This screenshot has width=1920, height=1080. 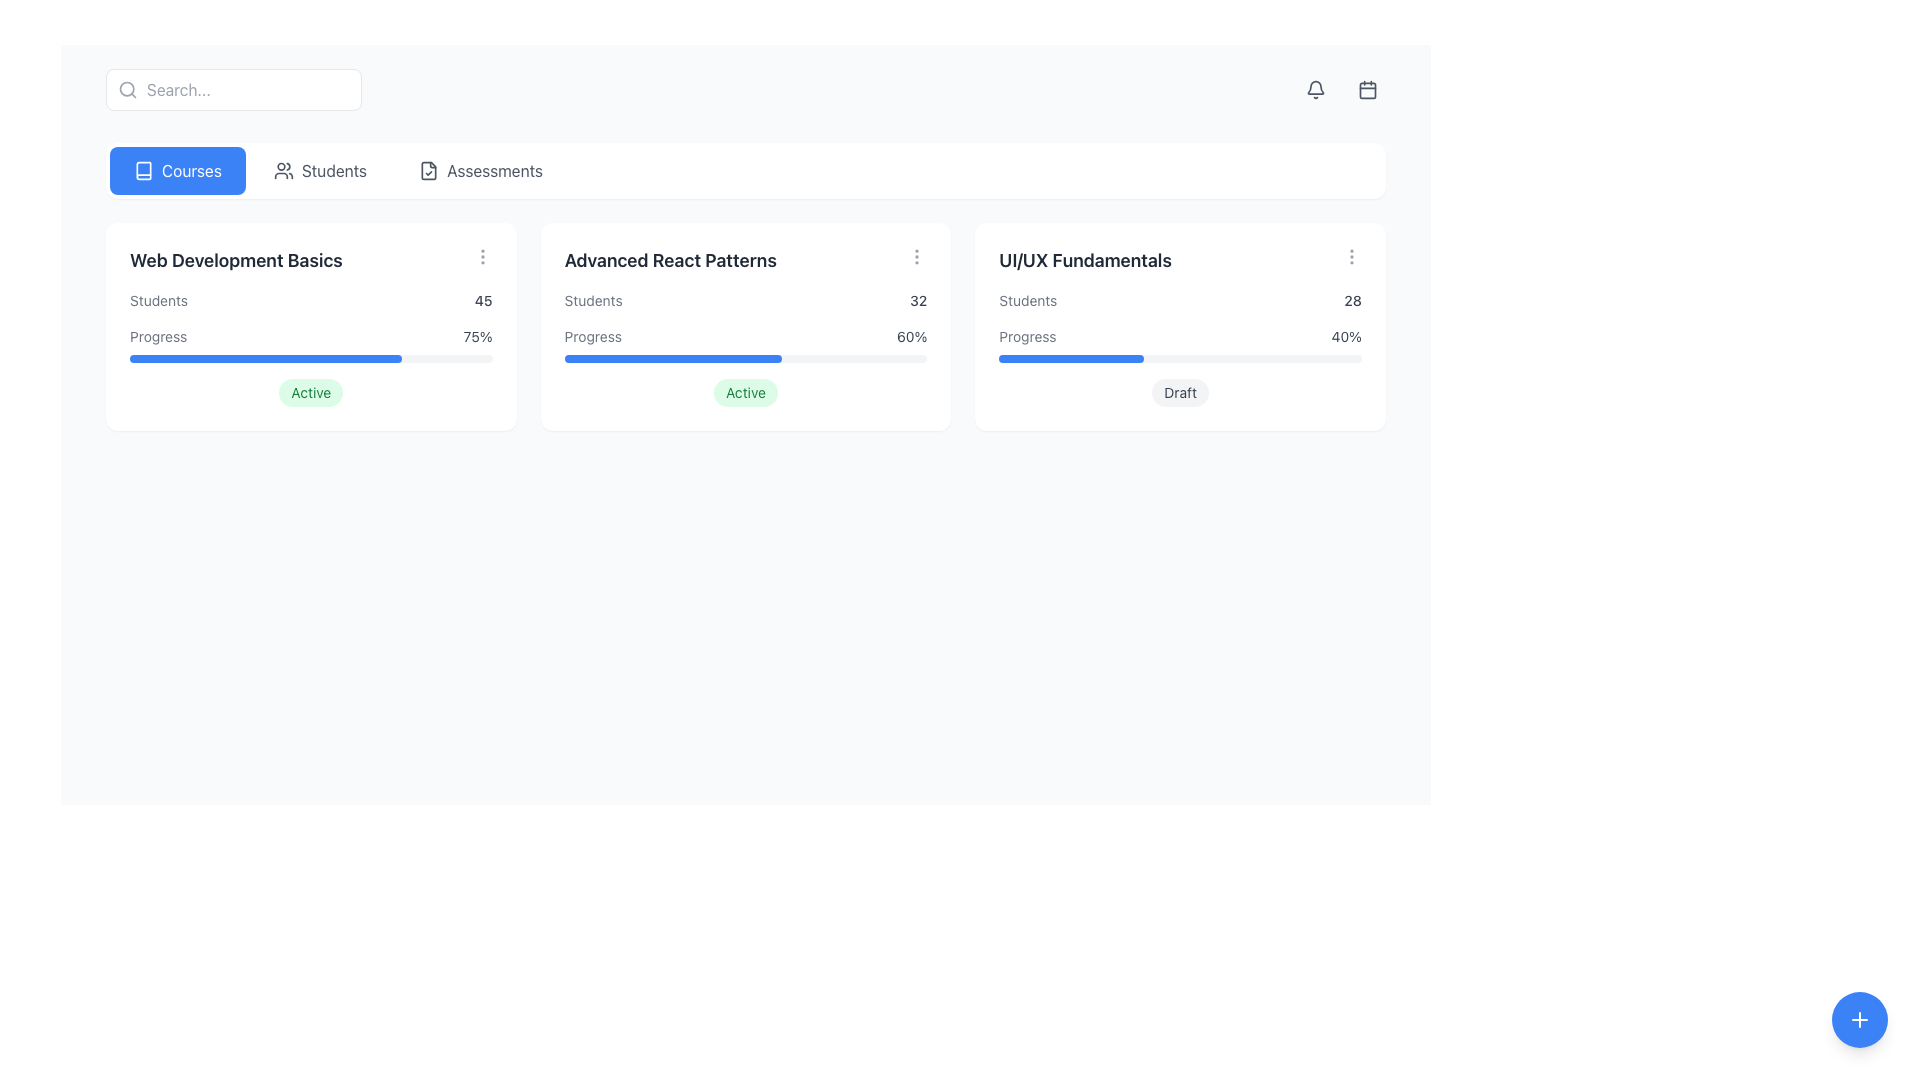 What do you see at coordinates (480, 169) in the screenshot?
I see `the Interactive button labeled 'Assessments' in the navigation bar to observe the visual cue indicating interactivity` at bounding box center [480, 169].